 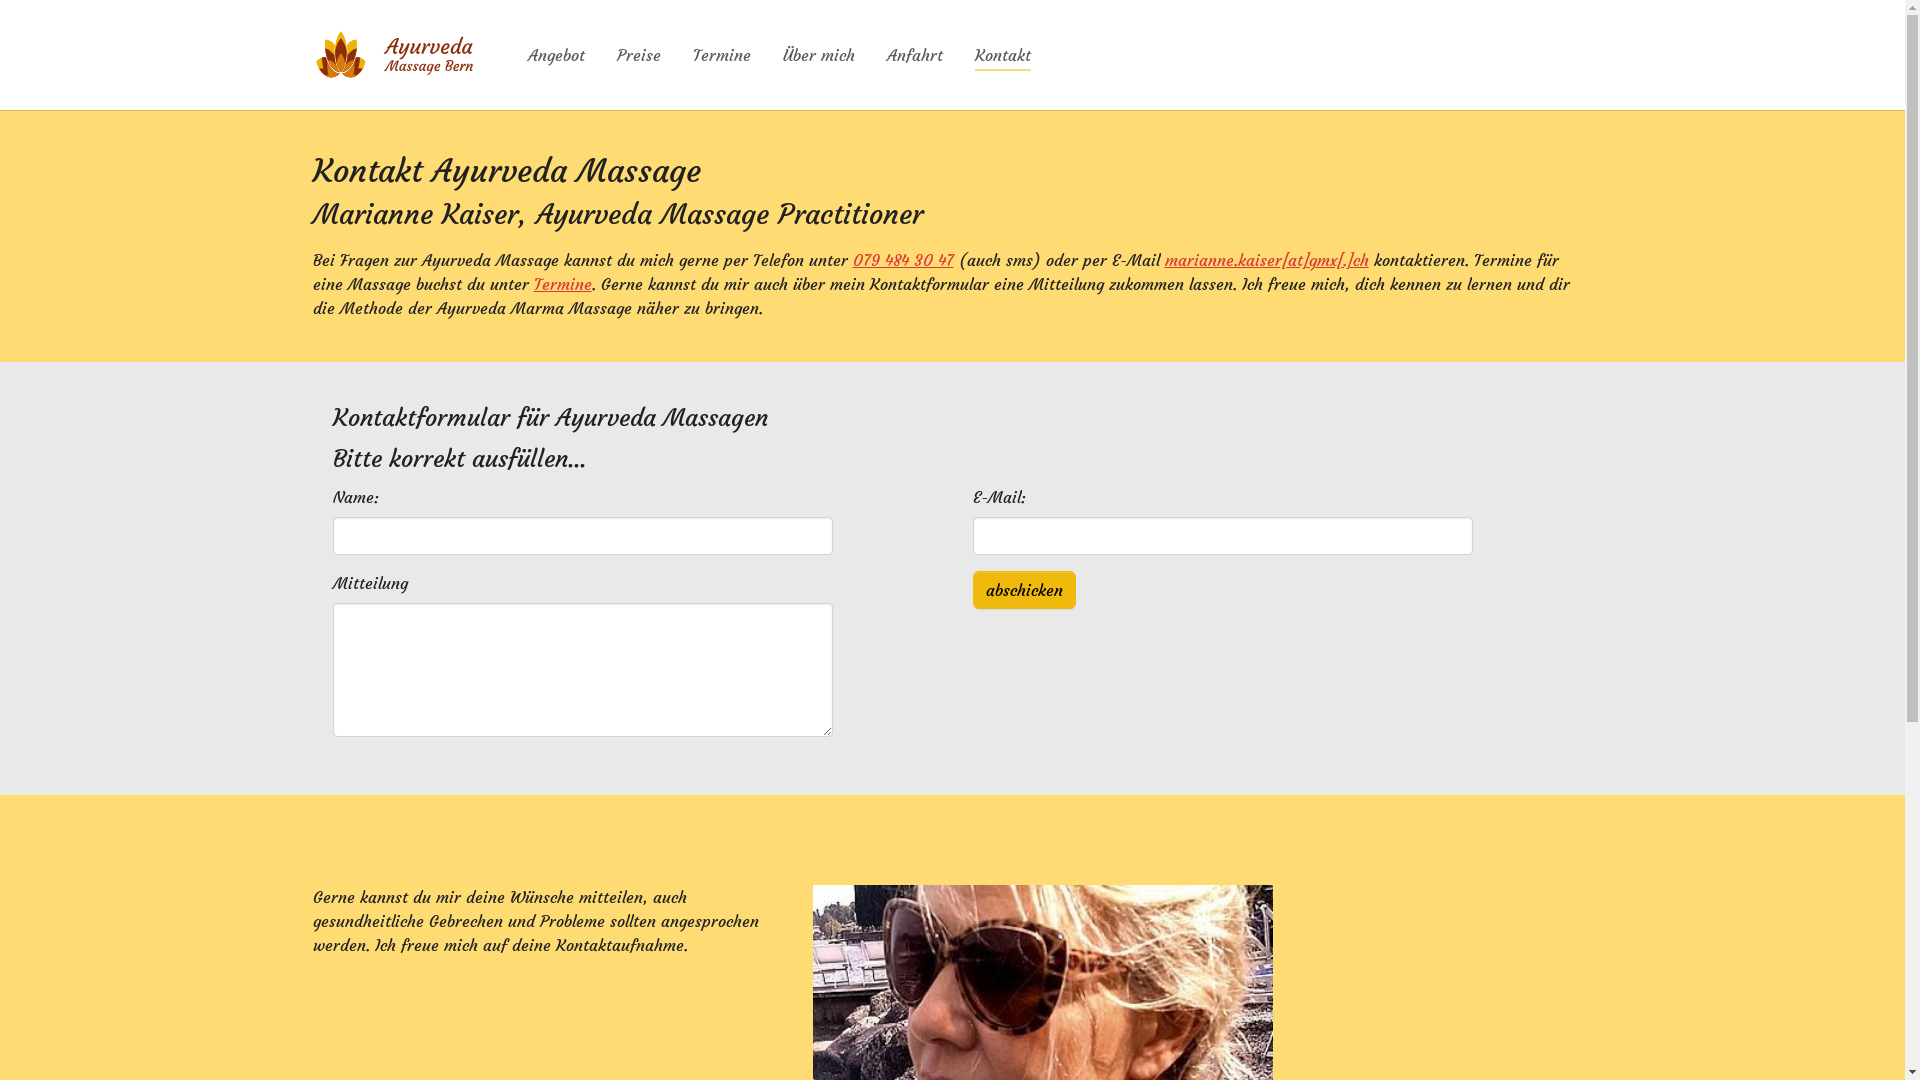 I want to click on 'Termine', so click(x=561, y=284).